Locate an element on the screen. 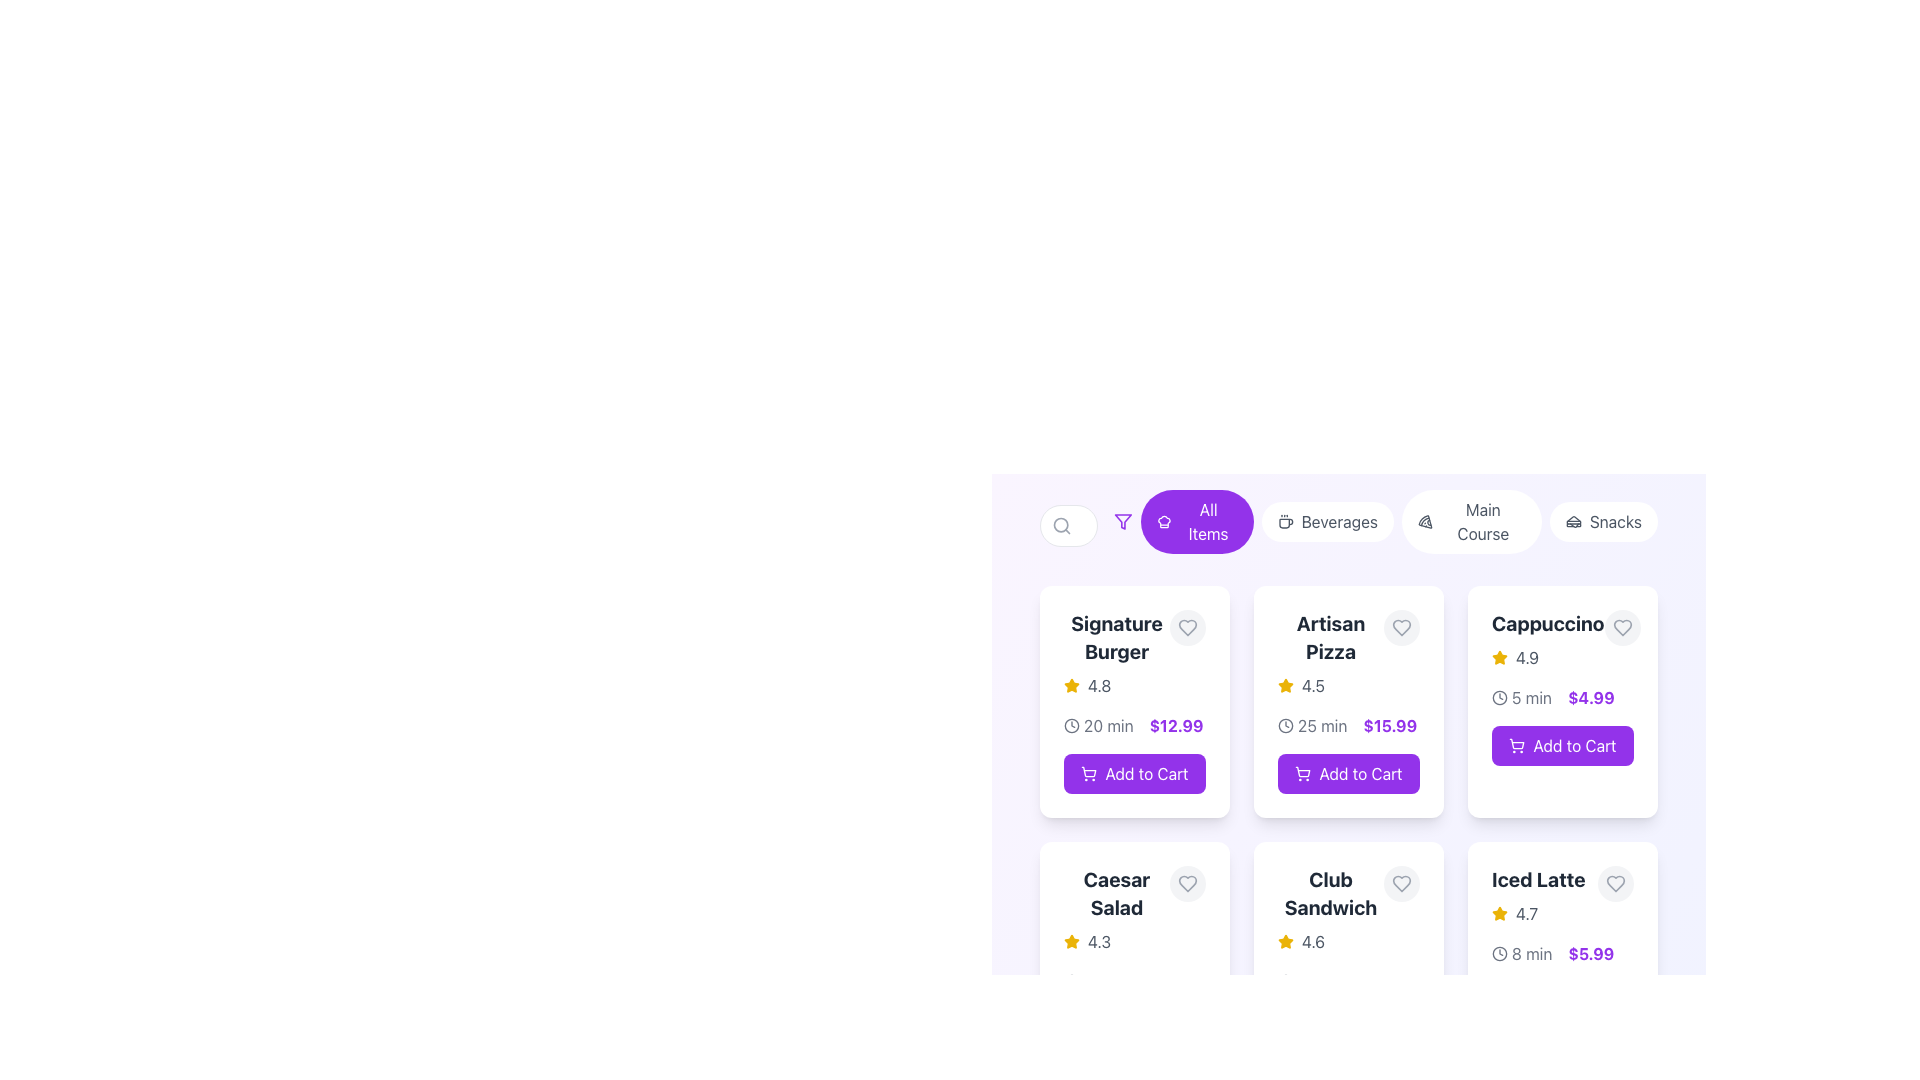  the text display showing '25 min $15.99' that is located in the second card of the menu grid for 'Artisan Pizza', situated below the title and rating stars, above the 'Add to Cart' button is located at coordinates (1348, 725).